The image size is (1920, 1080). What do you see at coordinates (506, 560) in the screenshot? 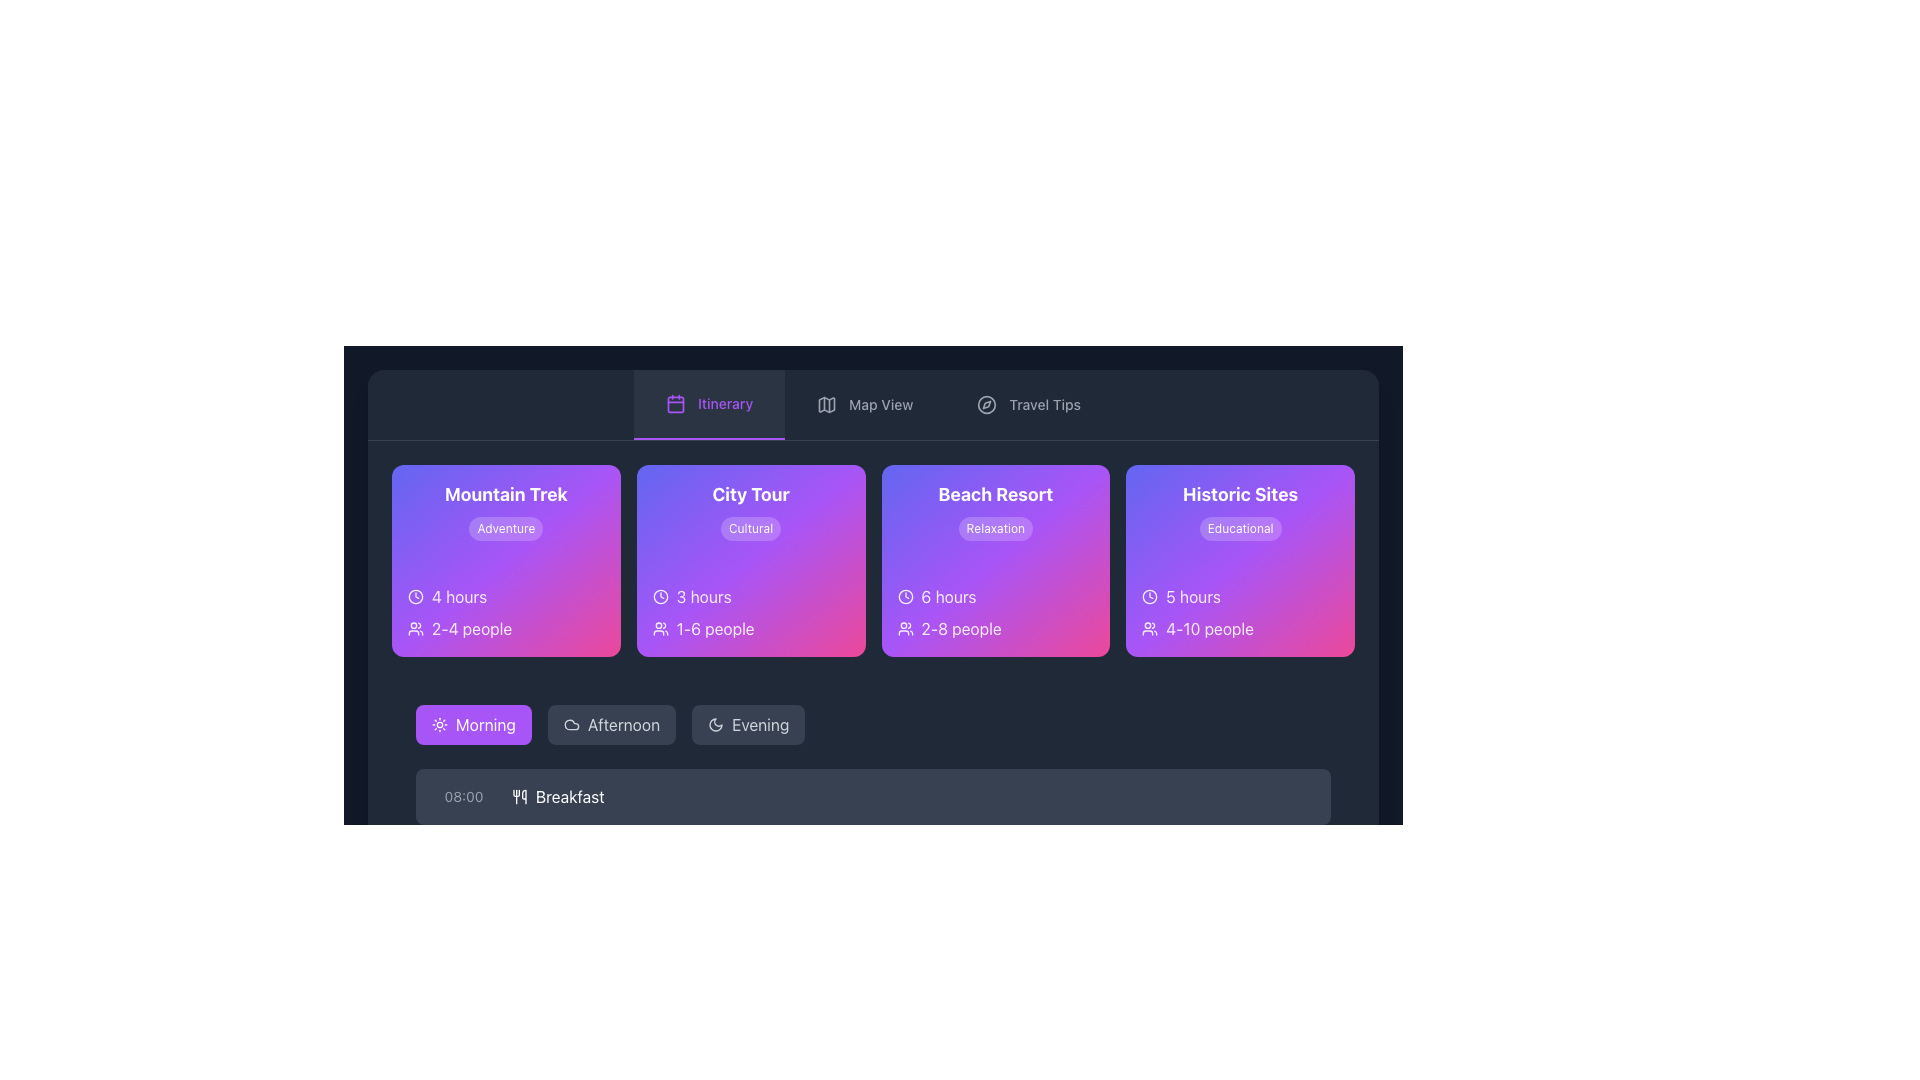
I see `the first activity card in the itinerary planner` at bounding box center [506, 560].